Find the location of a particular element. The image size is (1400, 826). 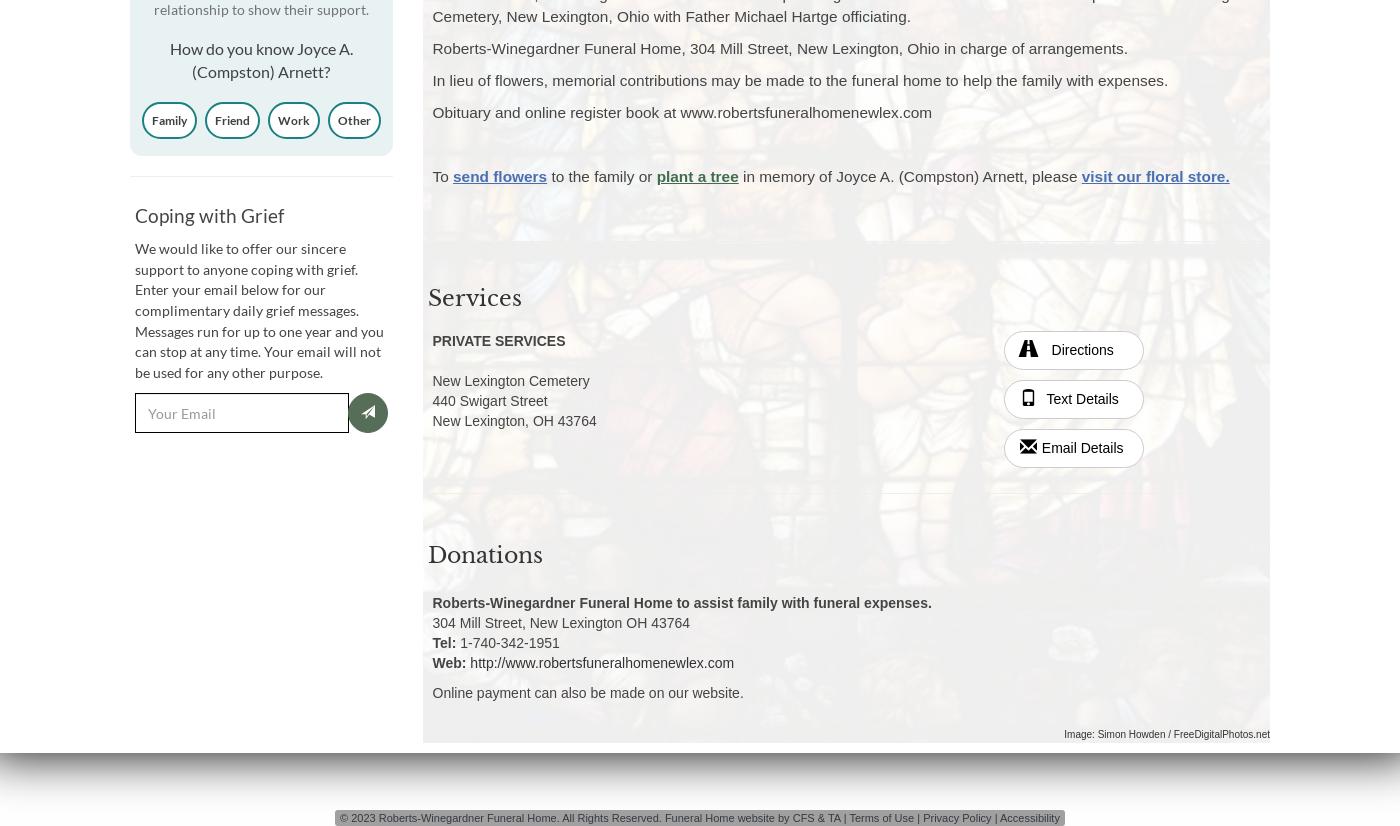

'Private Services' is located at coordinates (498, 339).